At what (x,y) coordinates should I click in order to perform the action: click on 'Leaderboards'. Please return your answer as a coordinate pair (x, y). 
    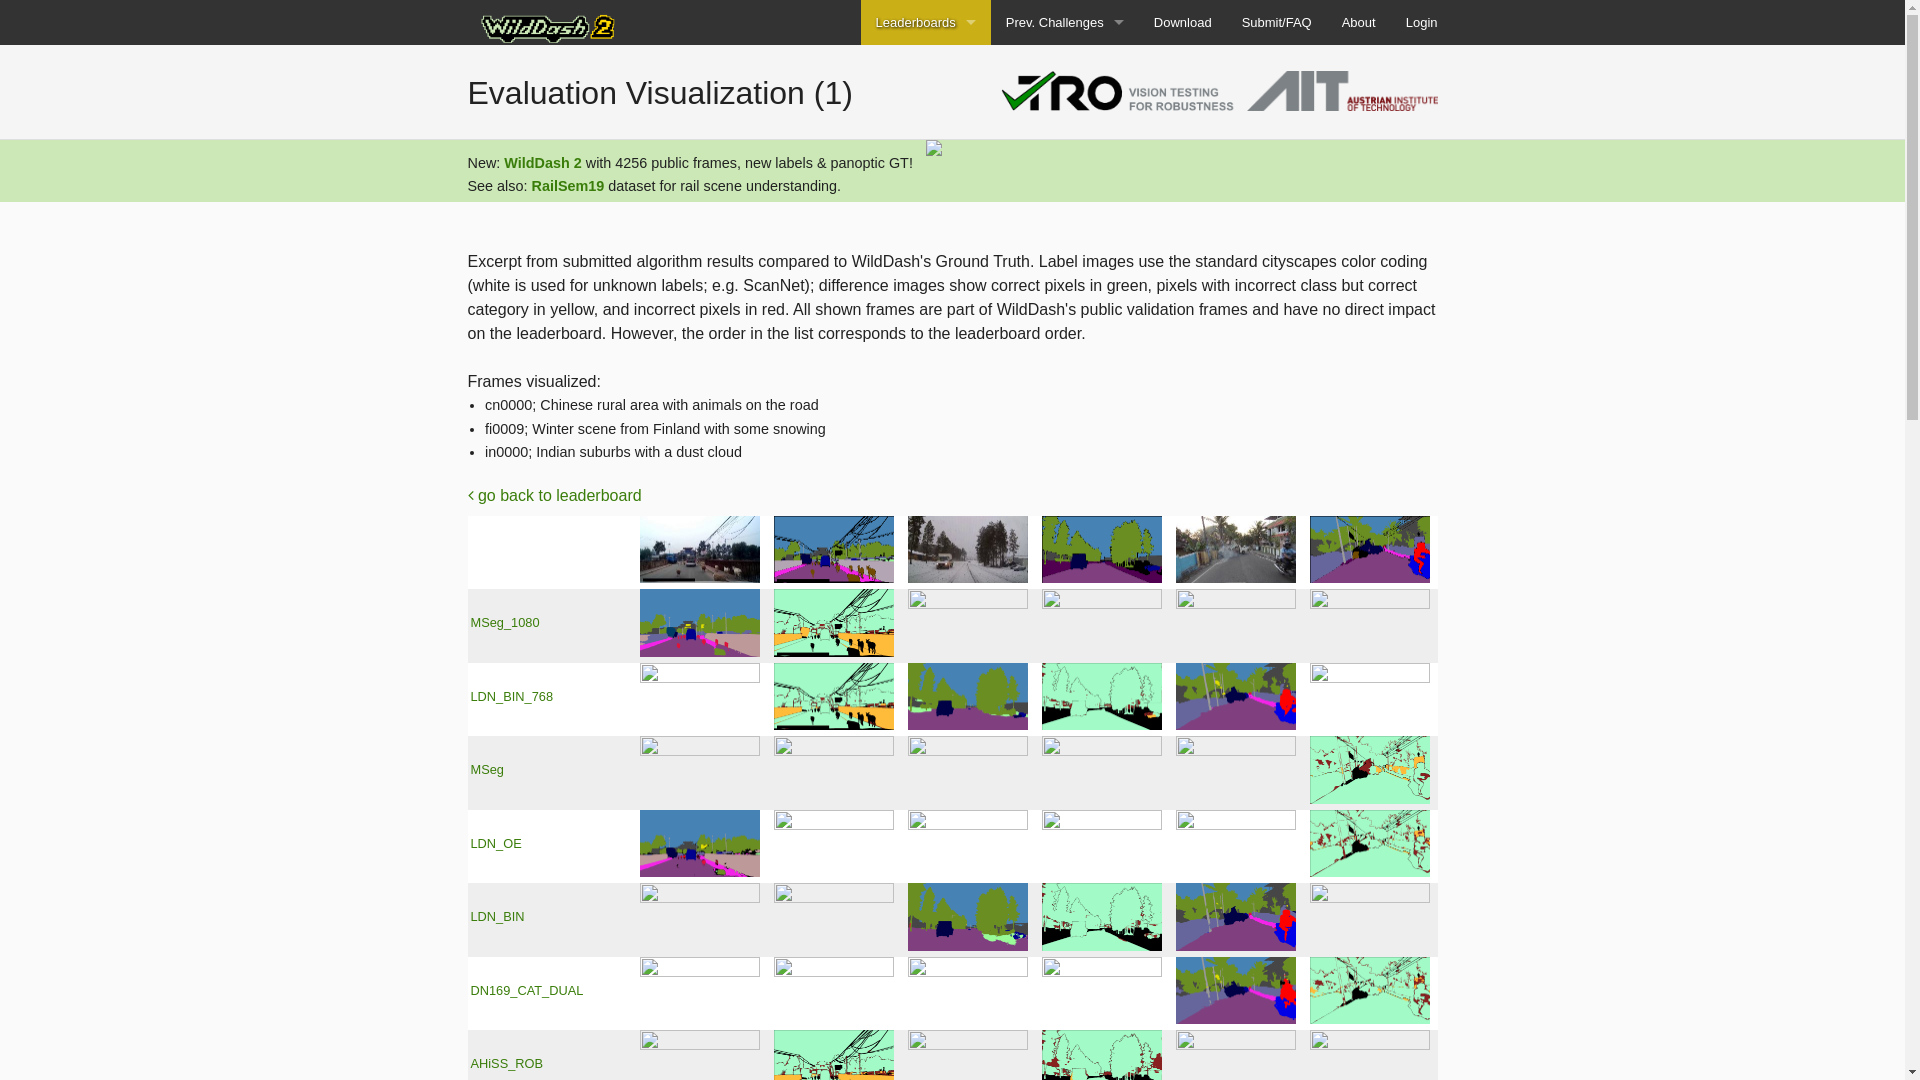
    Looking at the image, I should click on (925, 22).